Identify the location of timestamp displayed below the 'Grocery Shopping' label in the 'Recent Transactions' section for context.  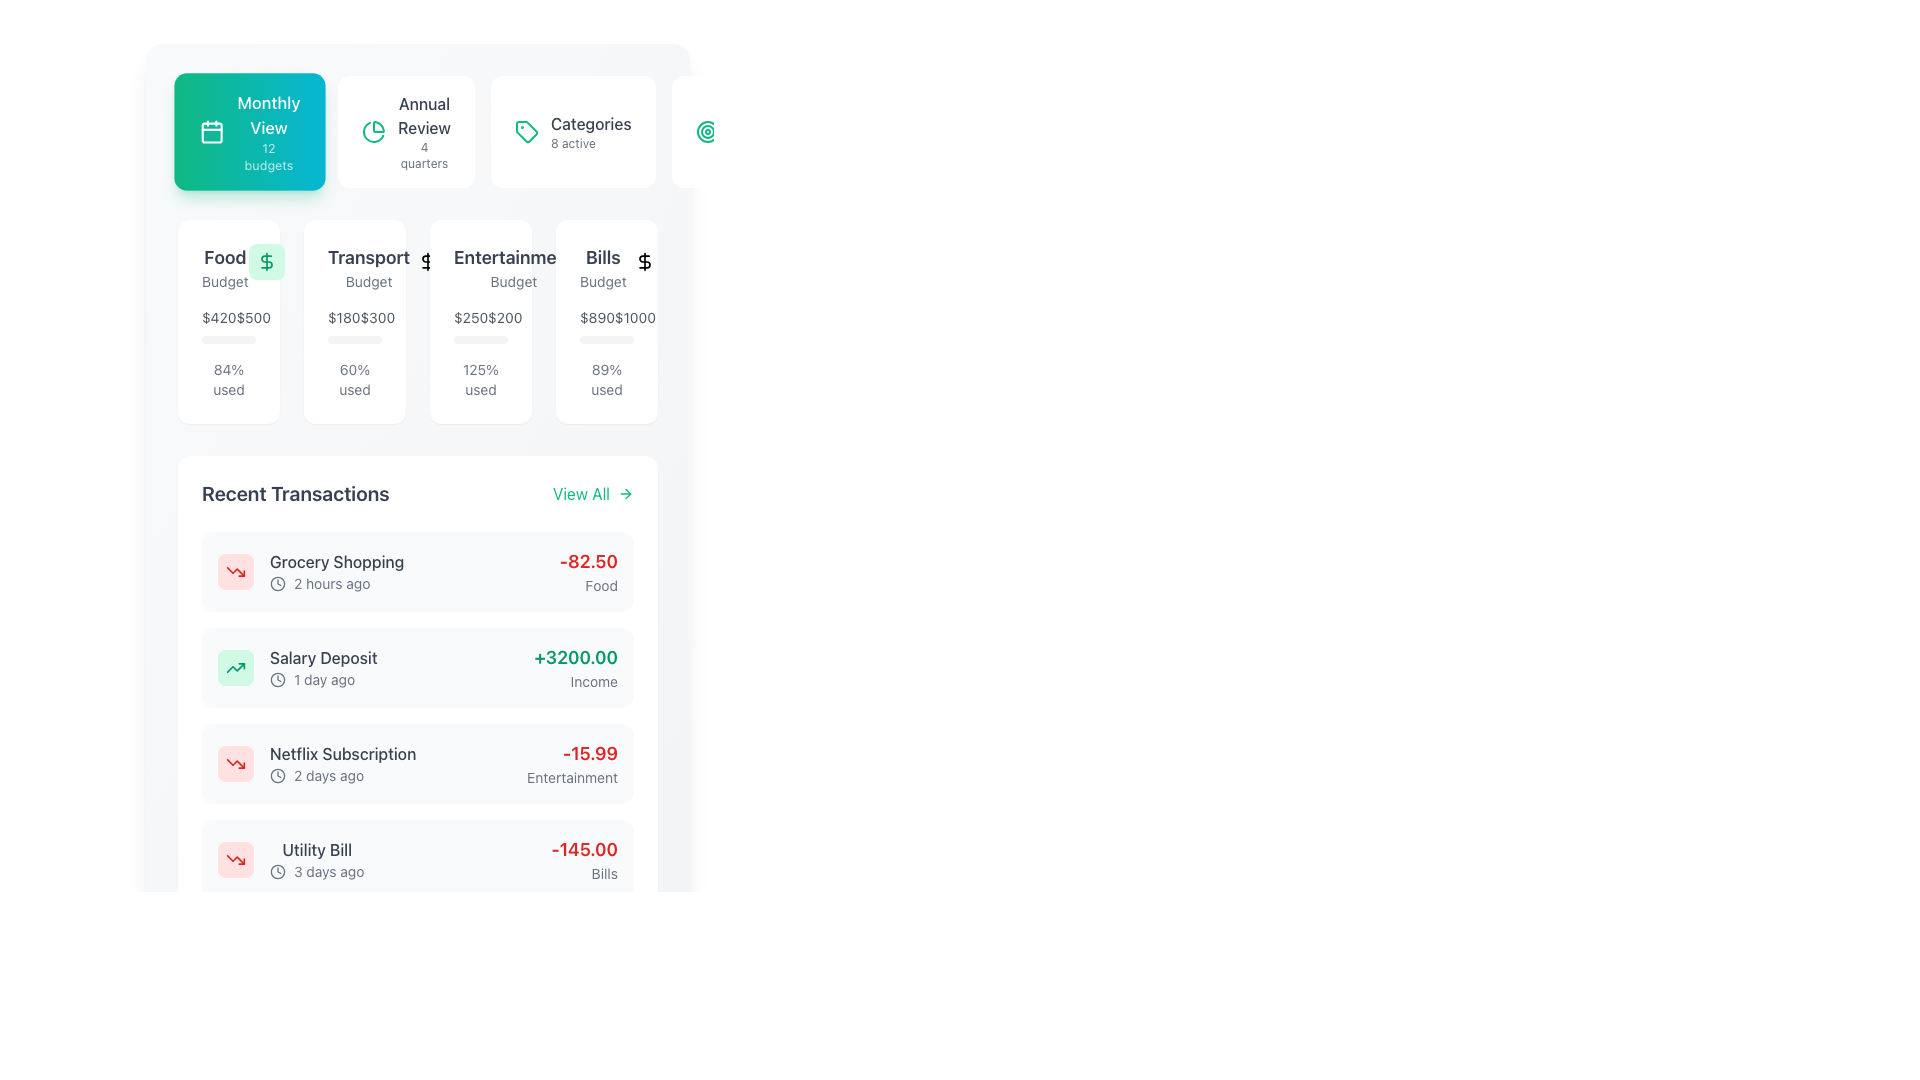
(337, 583).